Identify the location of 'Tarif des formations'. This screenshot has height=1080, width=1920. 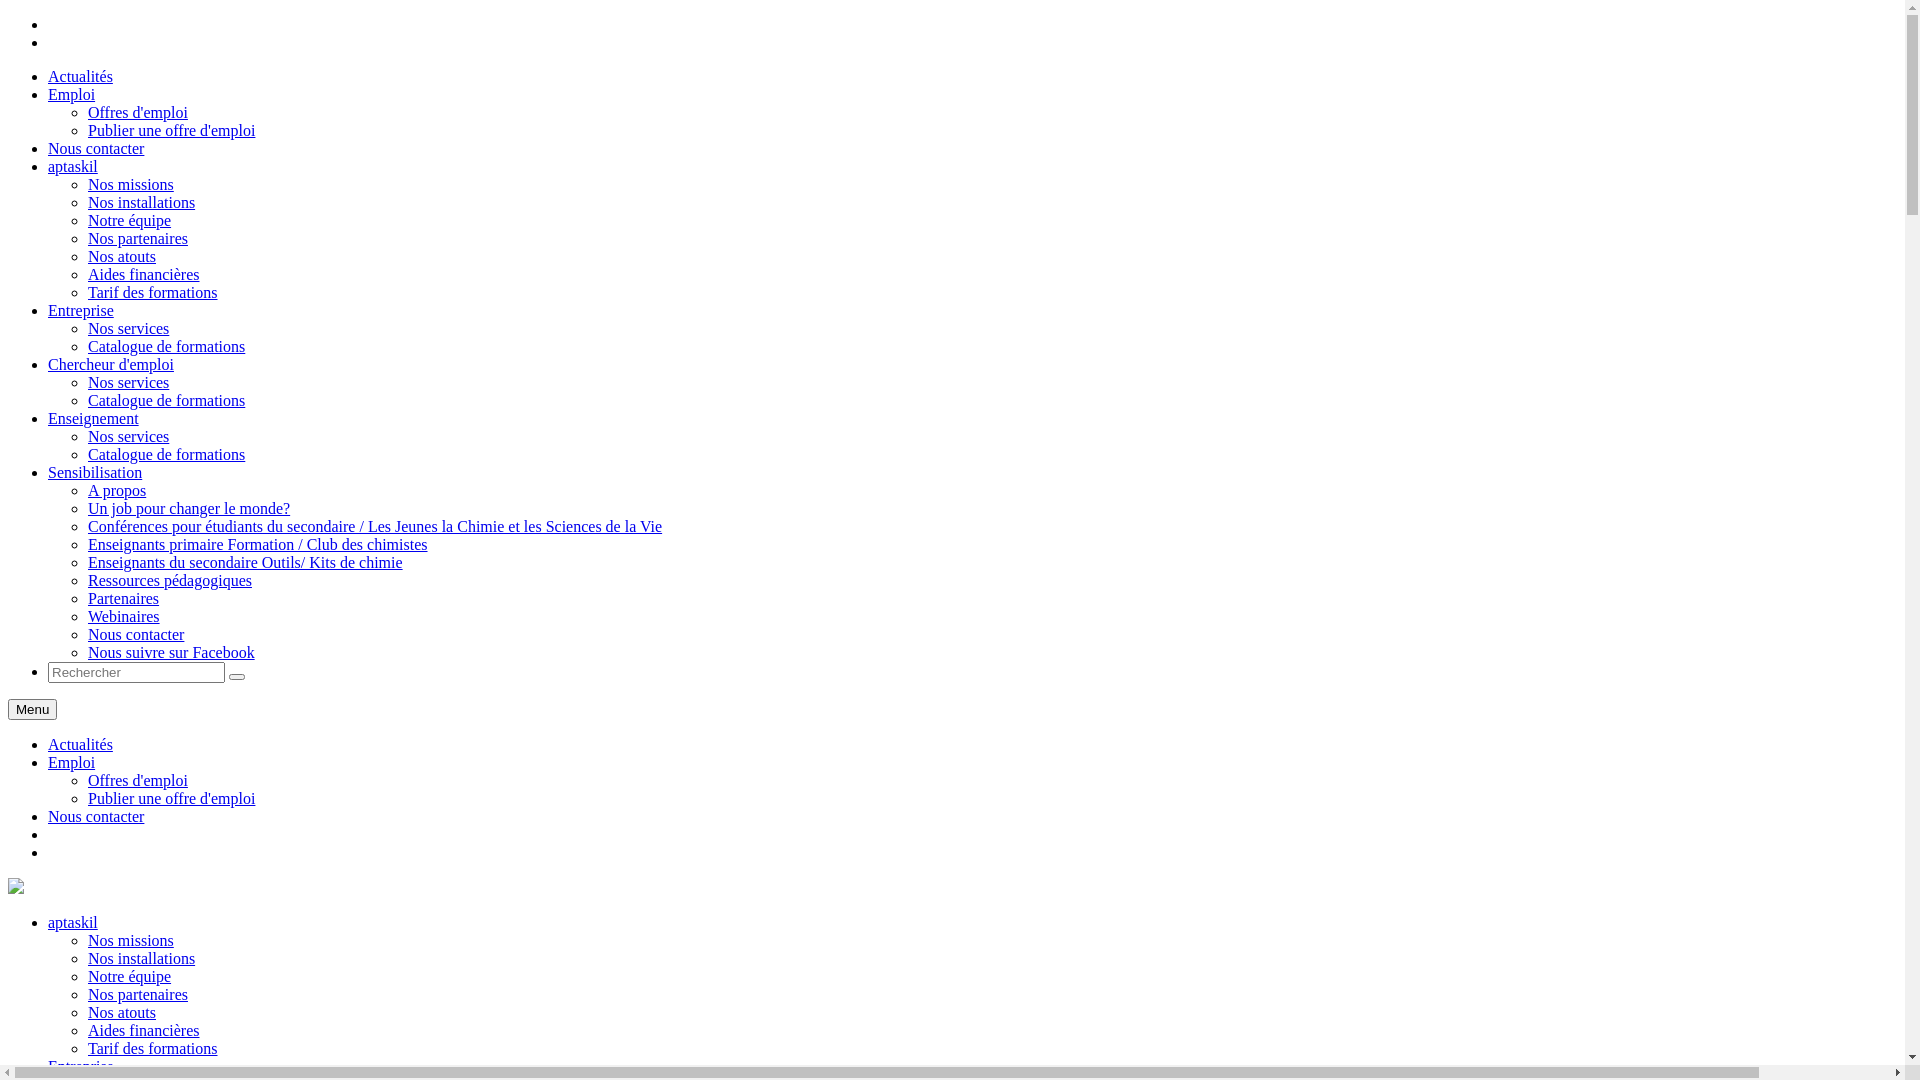
(152, 1047).